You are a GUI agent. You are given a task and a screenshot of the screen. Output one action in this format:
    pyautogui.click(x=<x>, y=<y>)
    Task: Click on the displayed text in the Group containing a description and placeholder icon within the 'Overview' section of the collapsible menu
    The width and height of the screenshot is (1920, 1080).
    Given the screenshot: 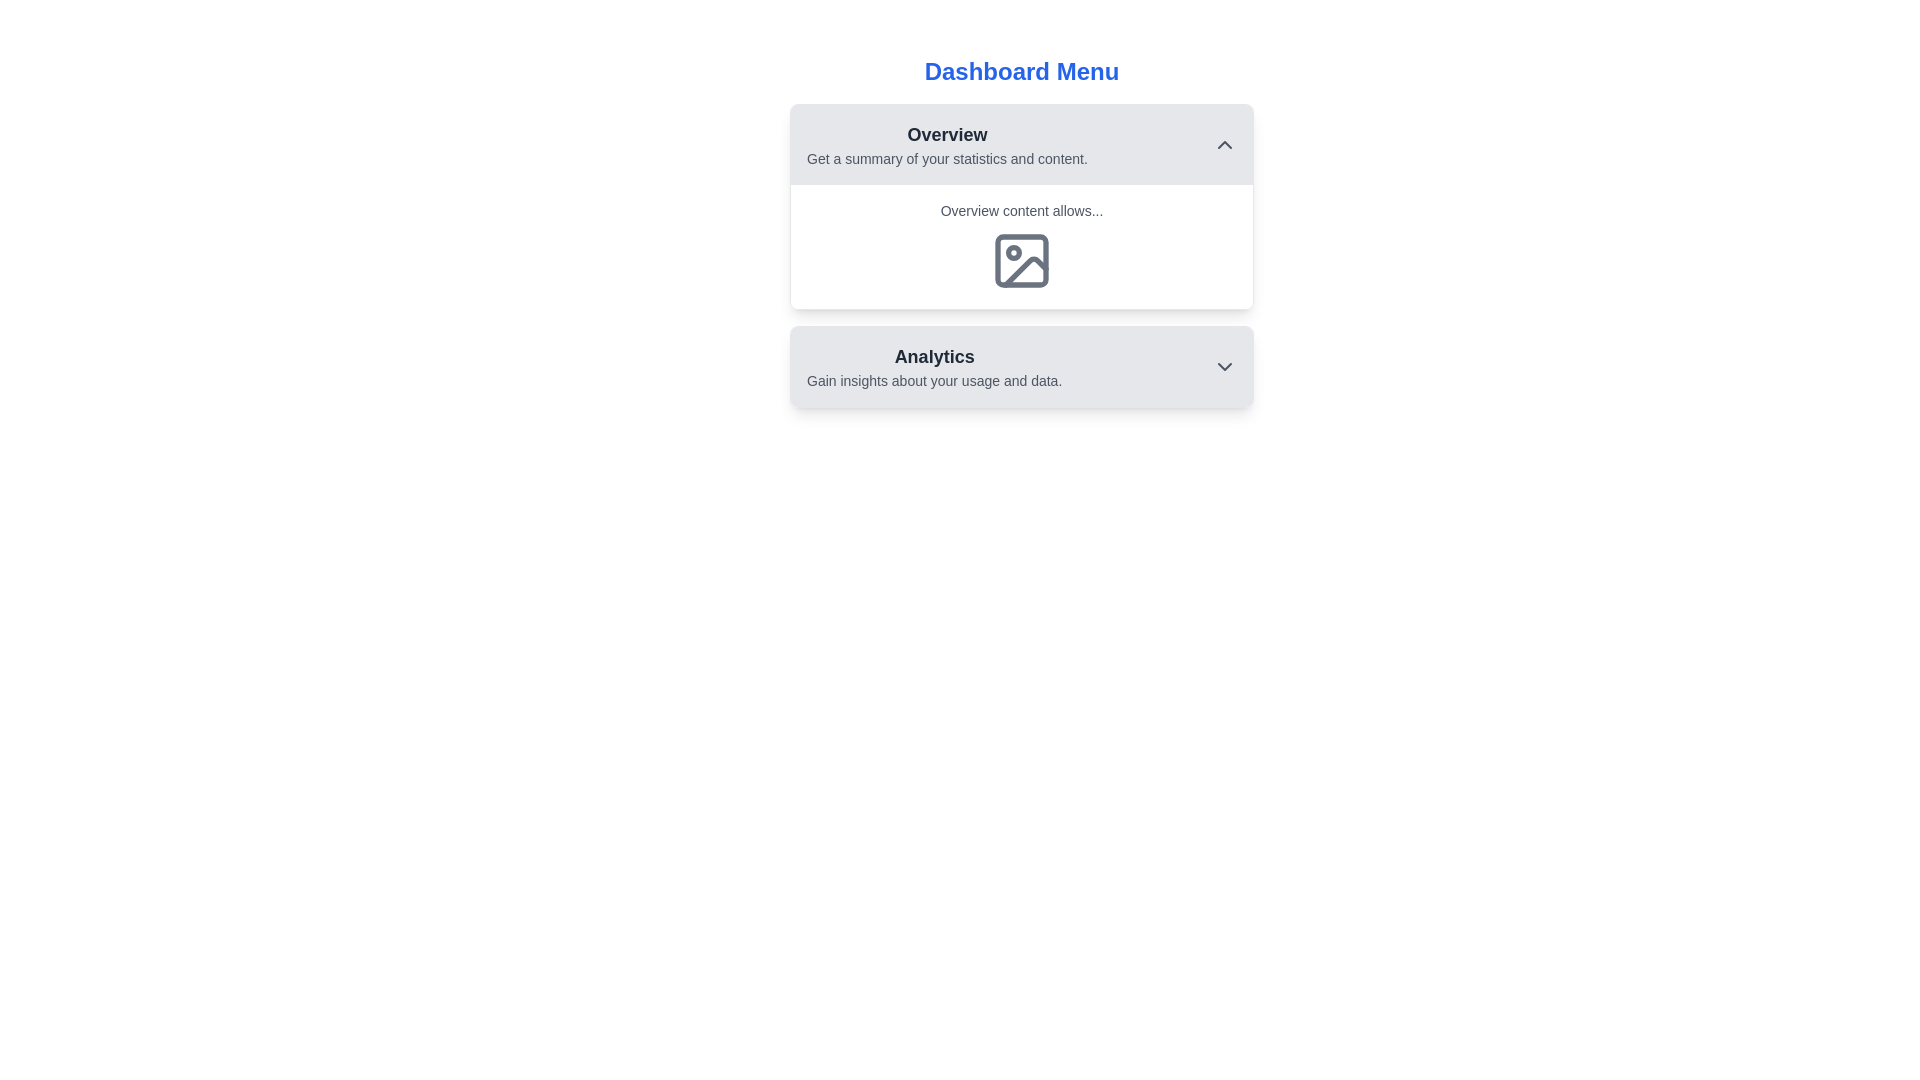 What is the action you would take?
    pyautogui.click(x=1022, y=245)
    